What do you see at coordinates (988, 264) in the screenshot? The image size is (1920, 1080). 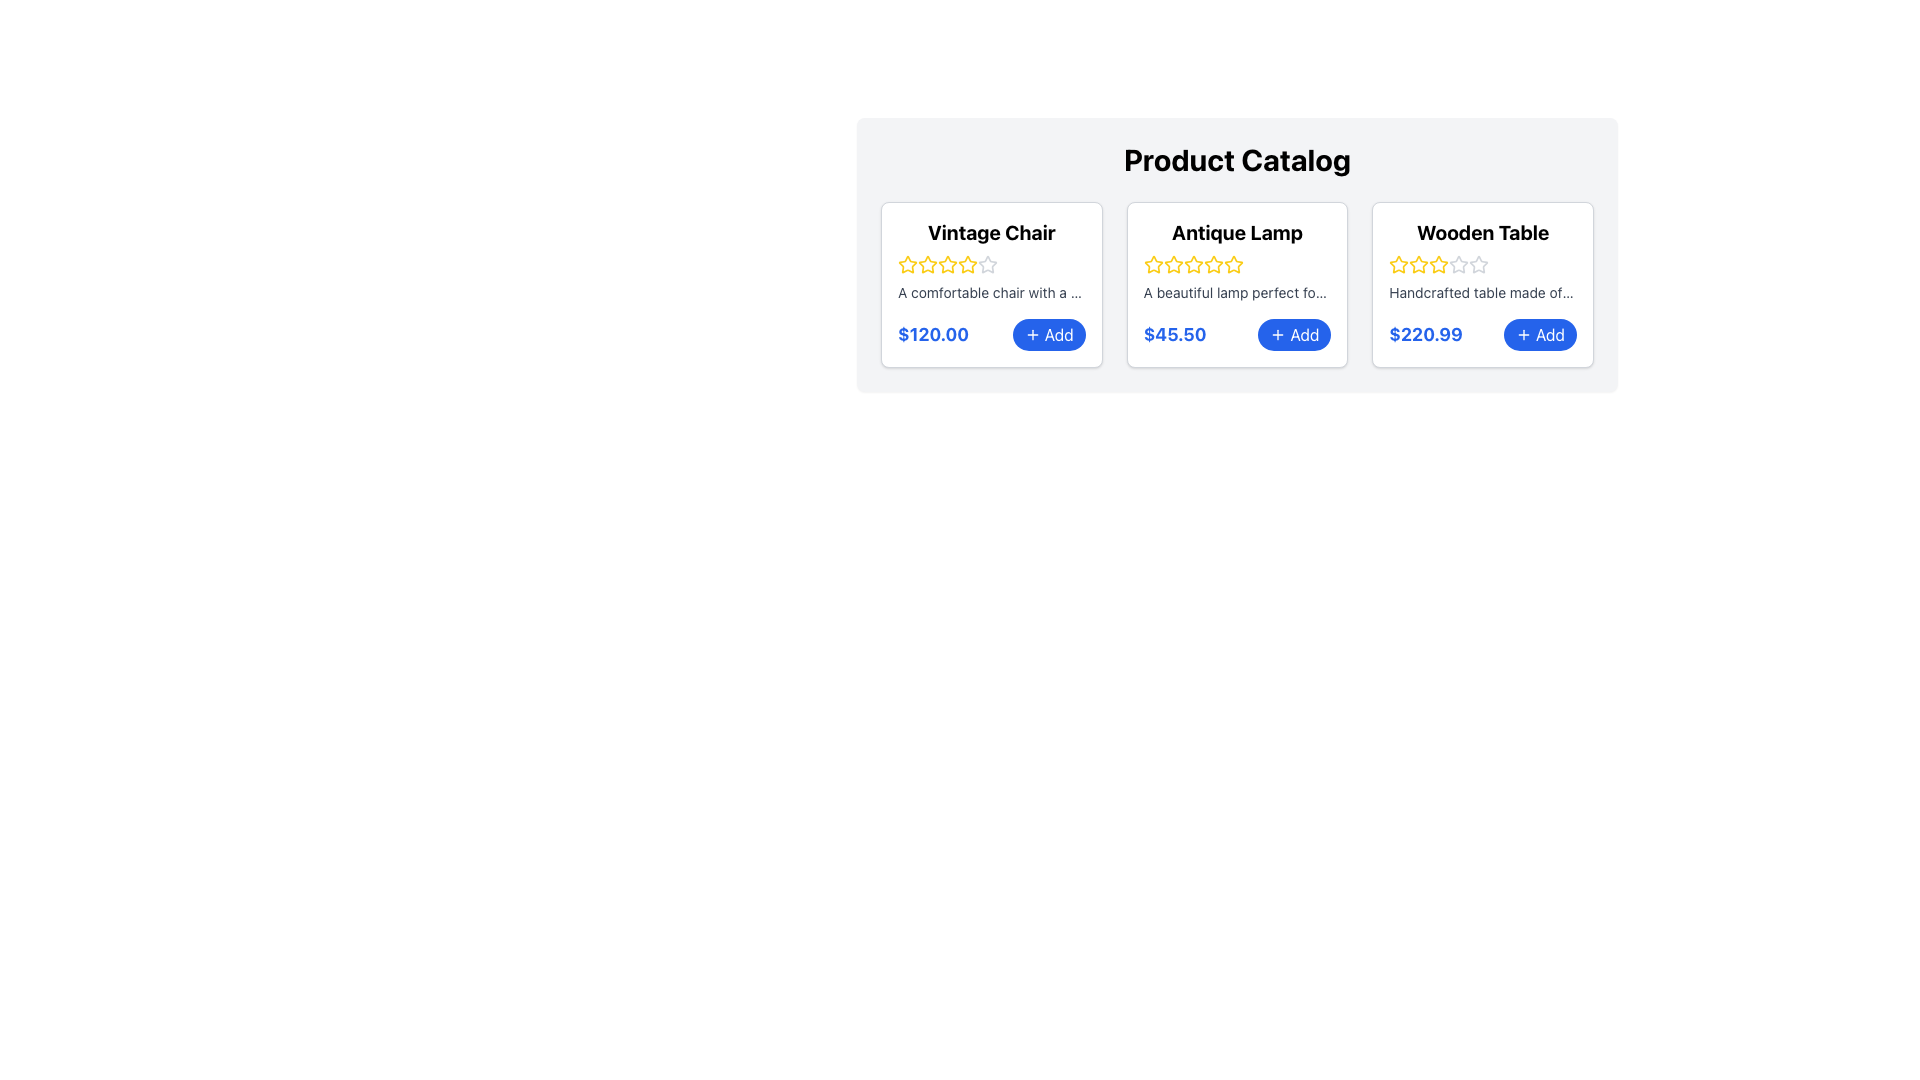 I see `the fifth star-shaped rating icon outlined in gray, located in the rating section under the product titled 'Vintage Chair'` at bounding box center [988, 264].